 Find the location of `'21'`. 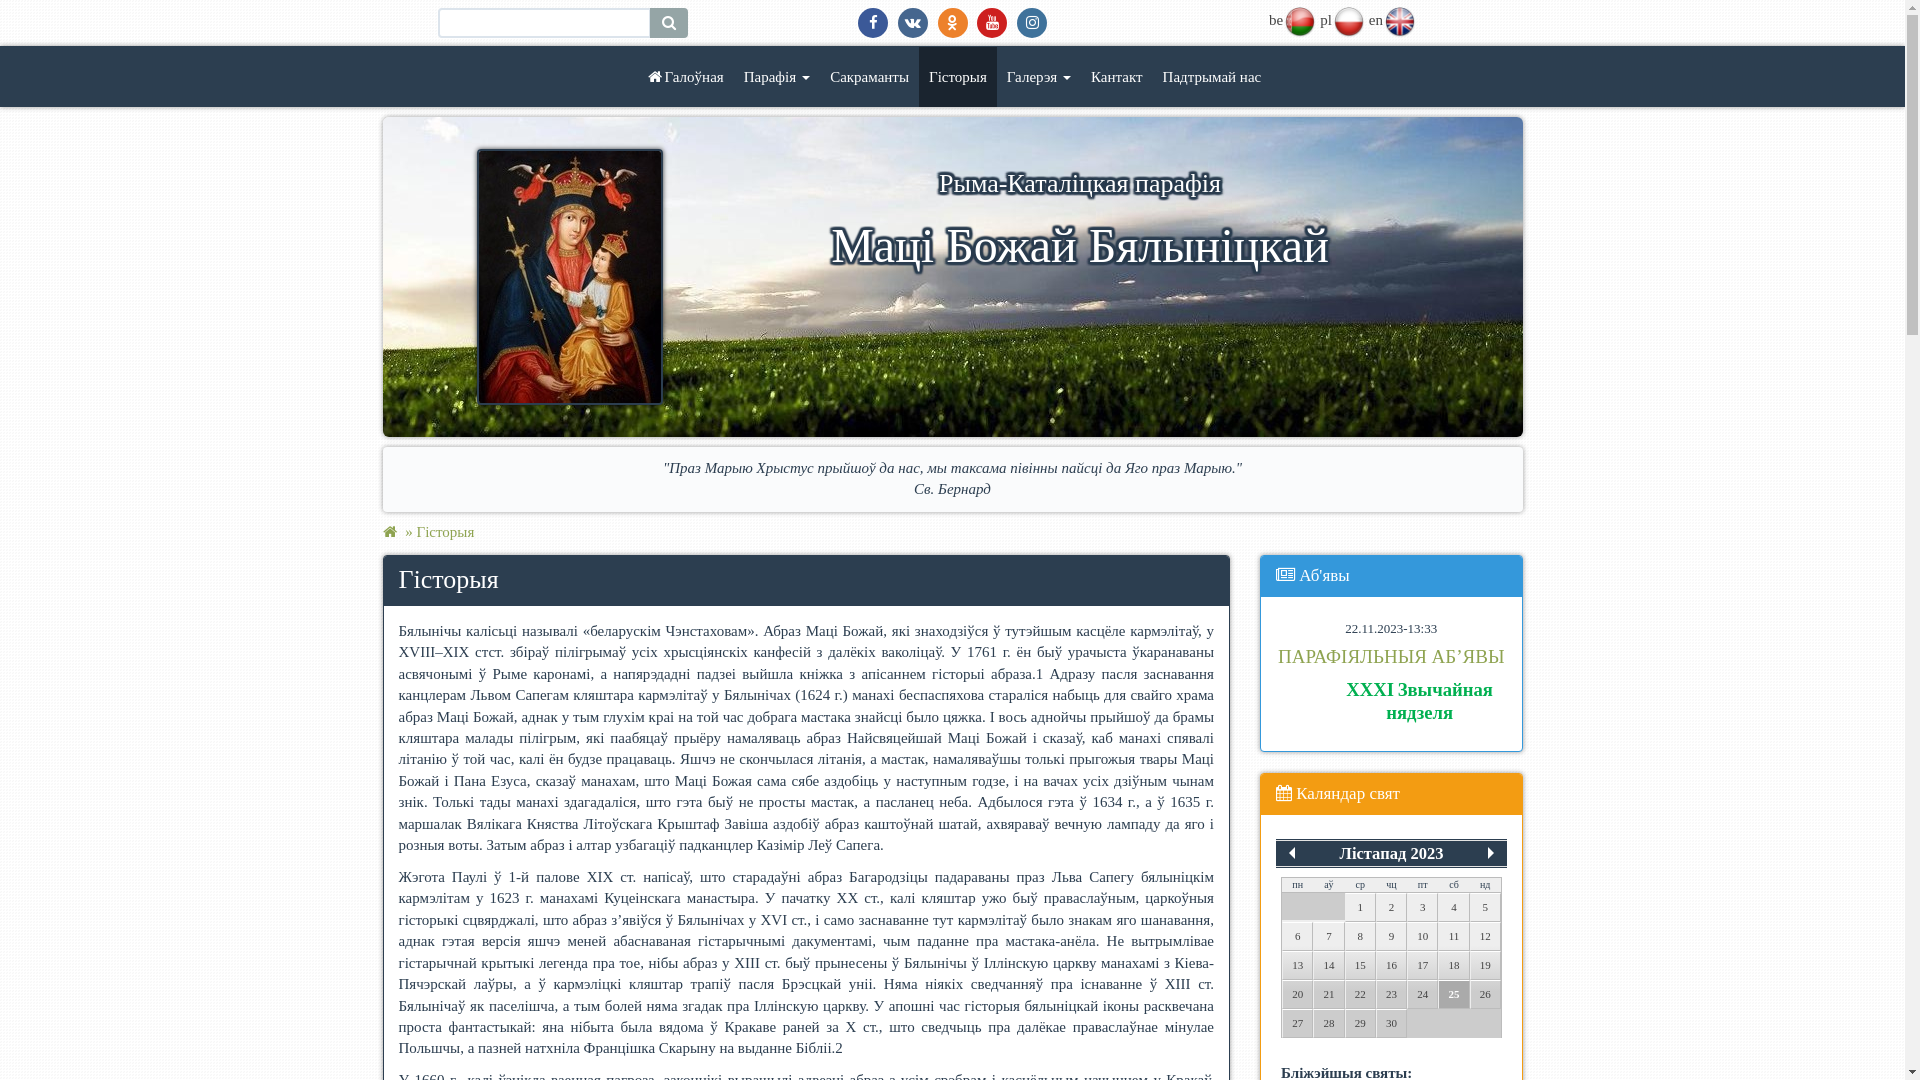

'21' is located at coordinates (1313, 994).